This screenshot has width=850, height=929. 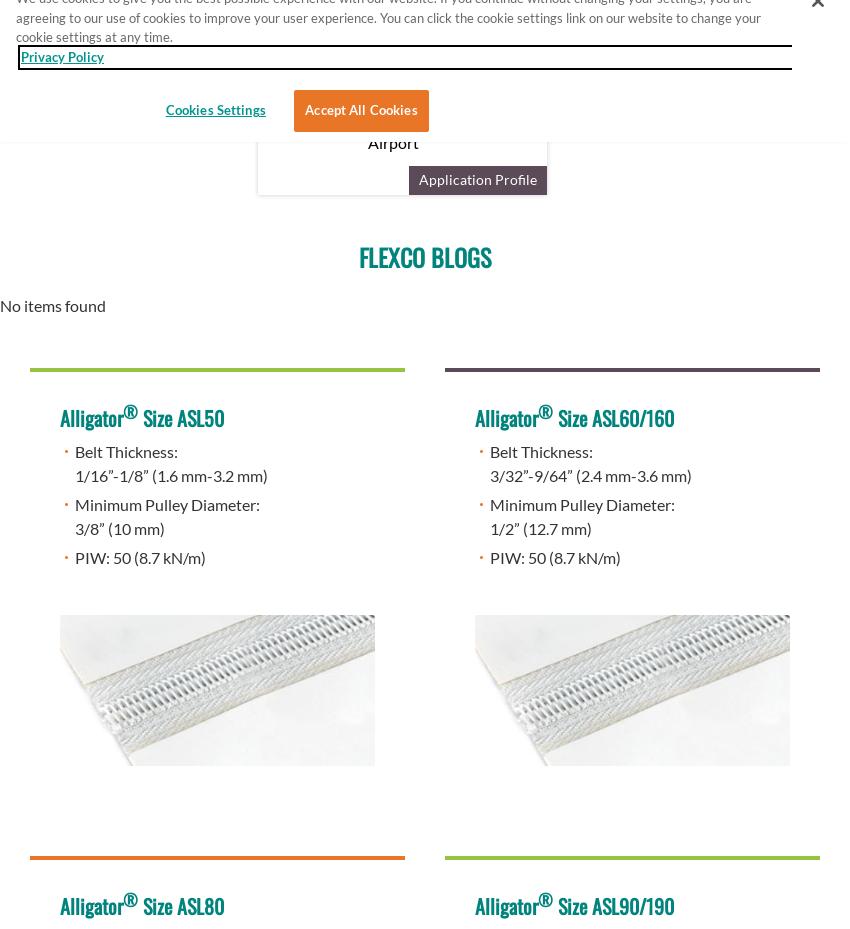 I want to click on '3/32”-9/64” (2.4 mm-3.6 mm)', so click(x=490, y=475).